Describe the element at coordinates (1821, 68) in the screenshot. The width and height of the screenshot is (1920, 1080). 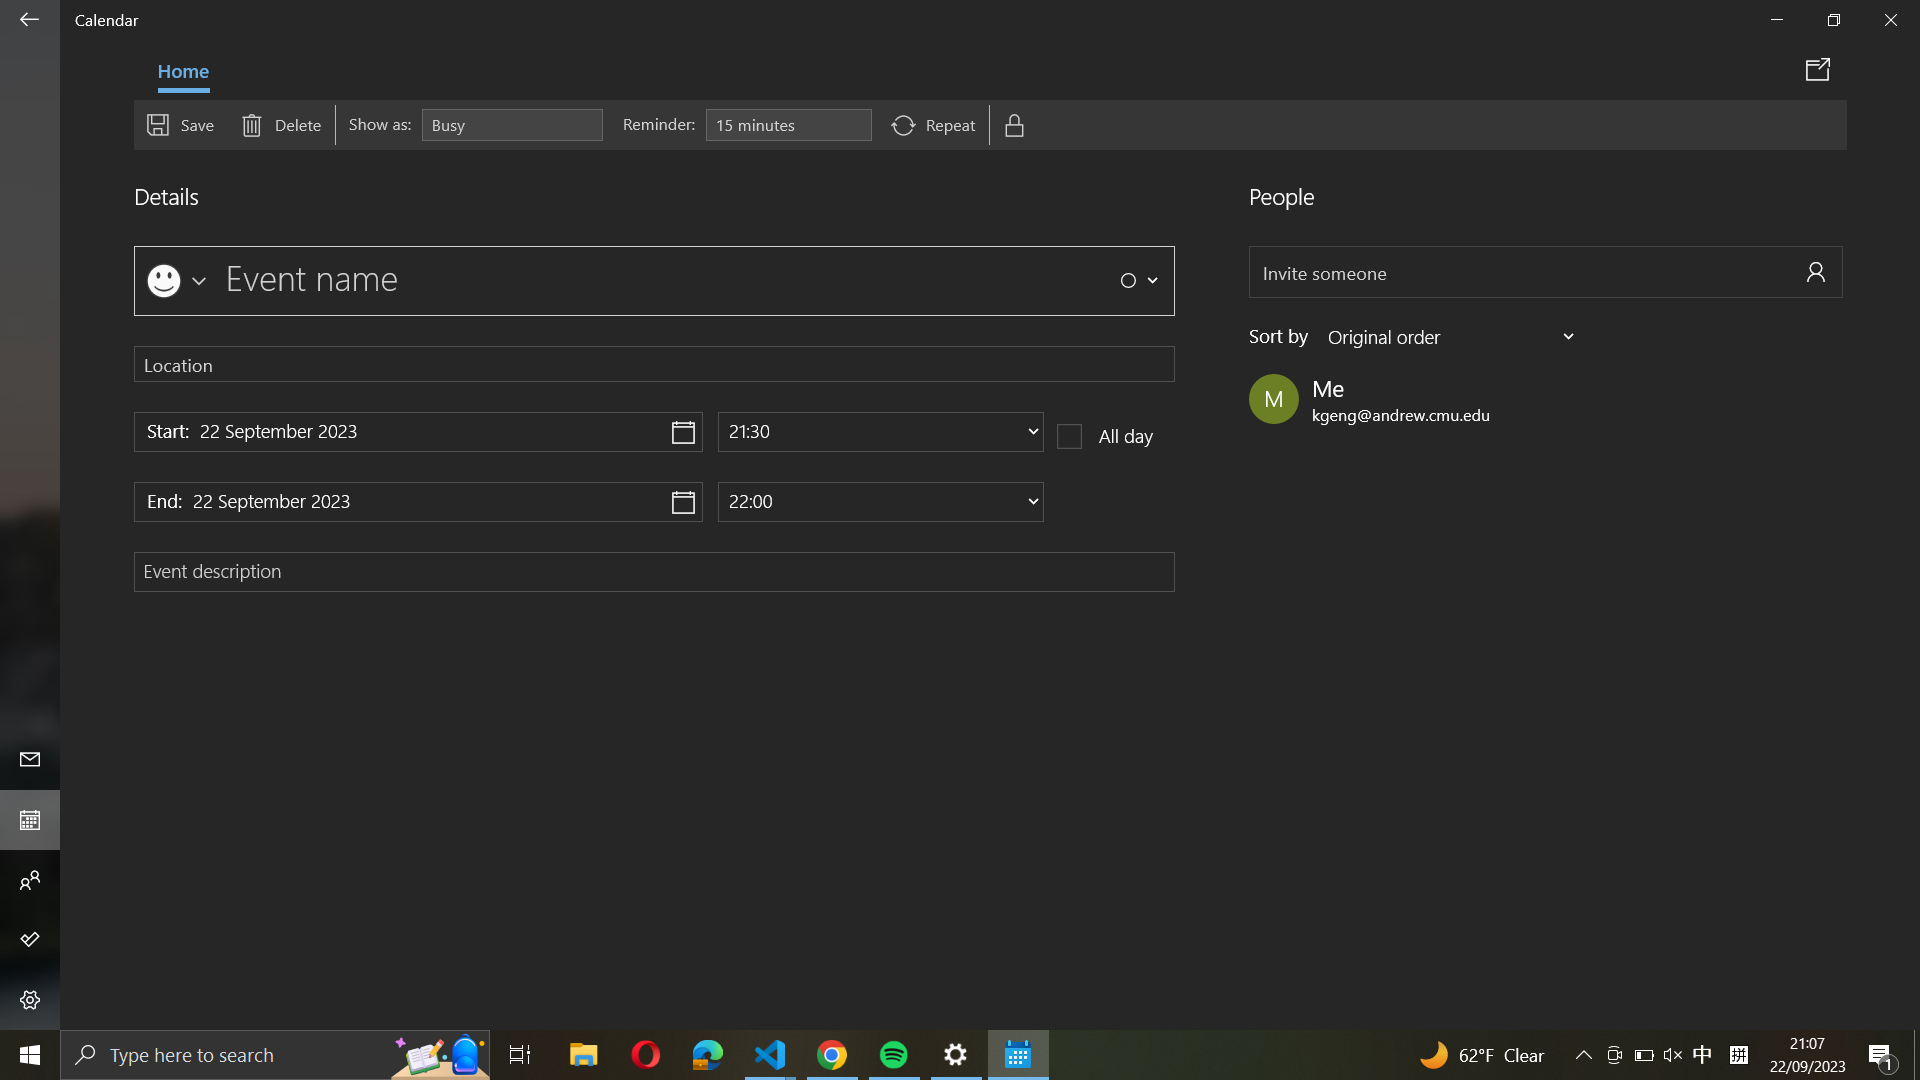
I see `Share event via calendar` at that location.